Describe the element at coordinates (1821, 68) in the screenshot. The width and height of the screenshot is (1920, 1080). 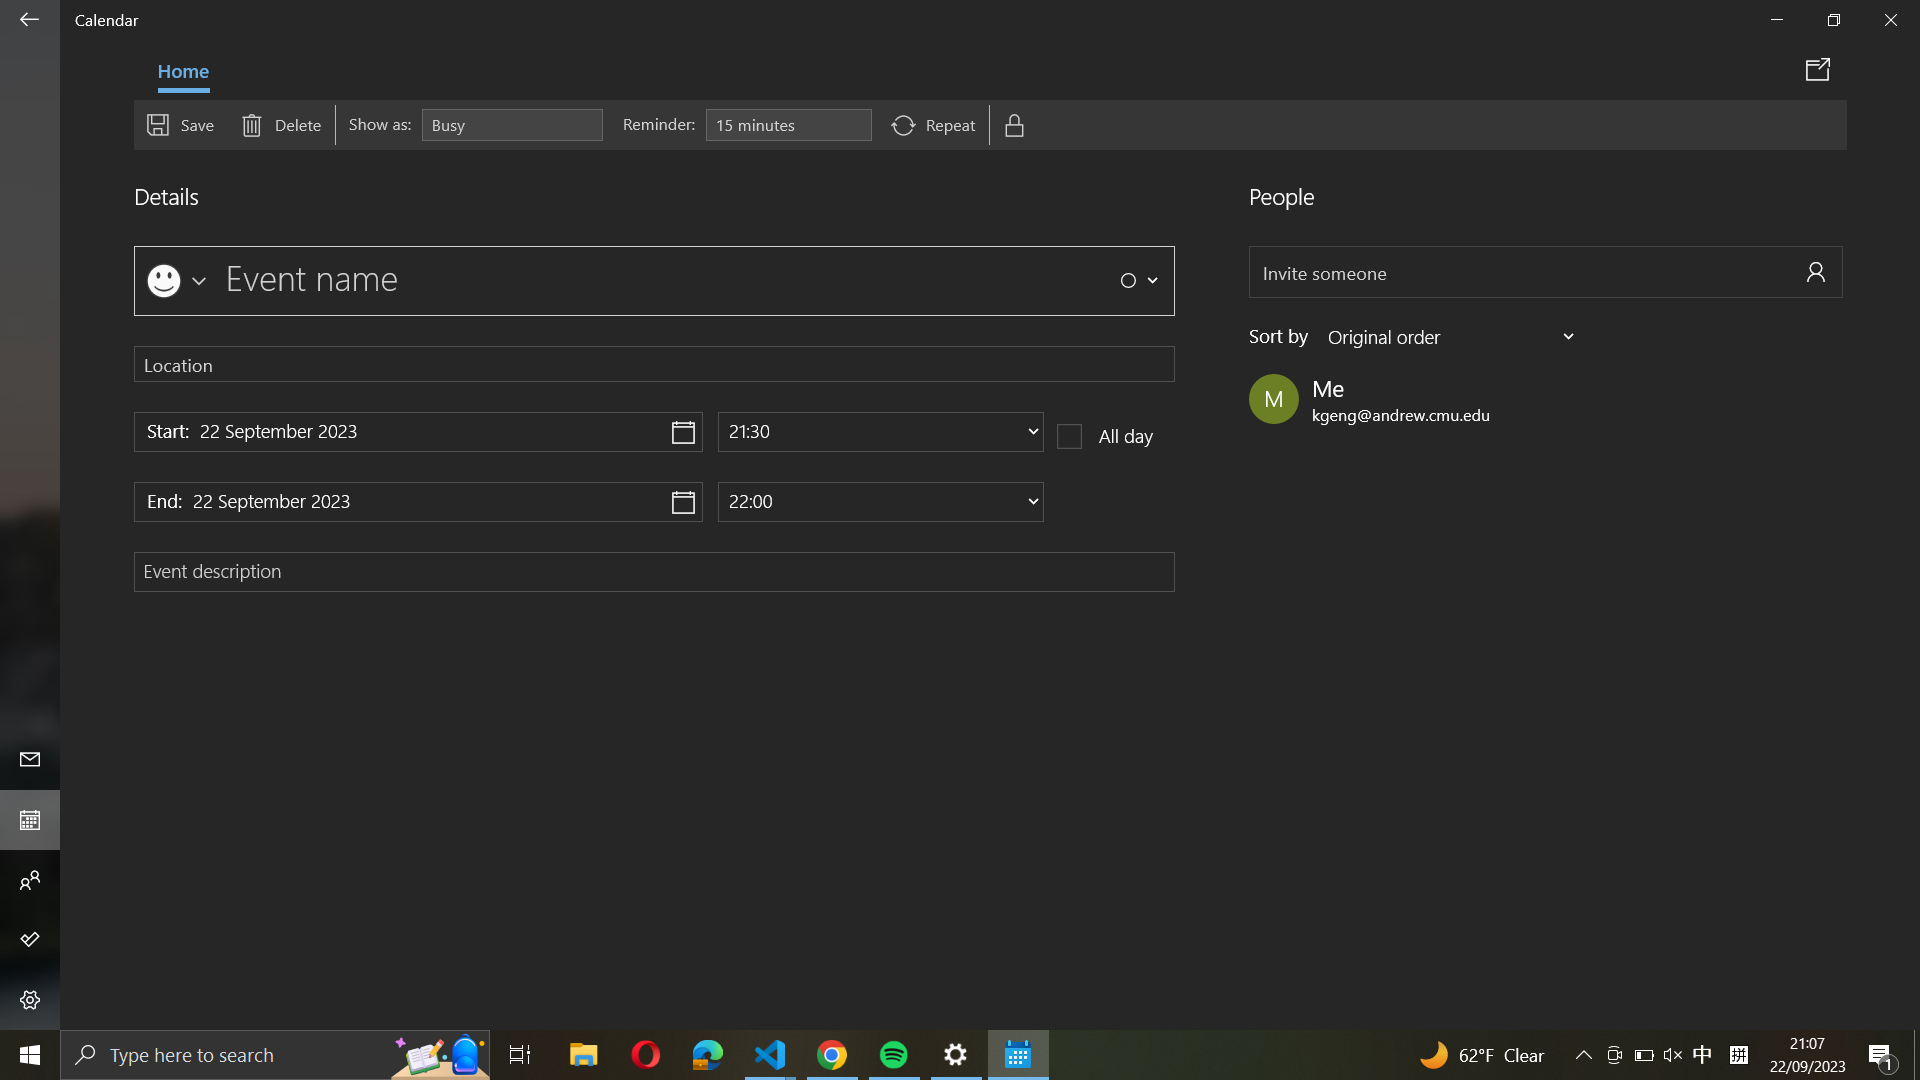
I see `Share event via calendar` at that location.